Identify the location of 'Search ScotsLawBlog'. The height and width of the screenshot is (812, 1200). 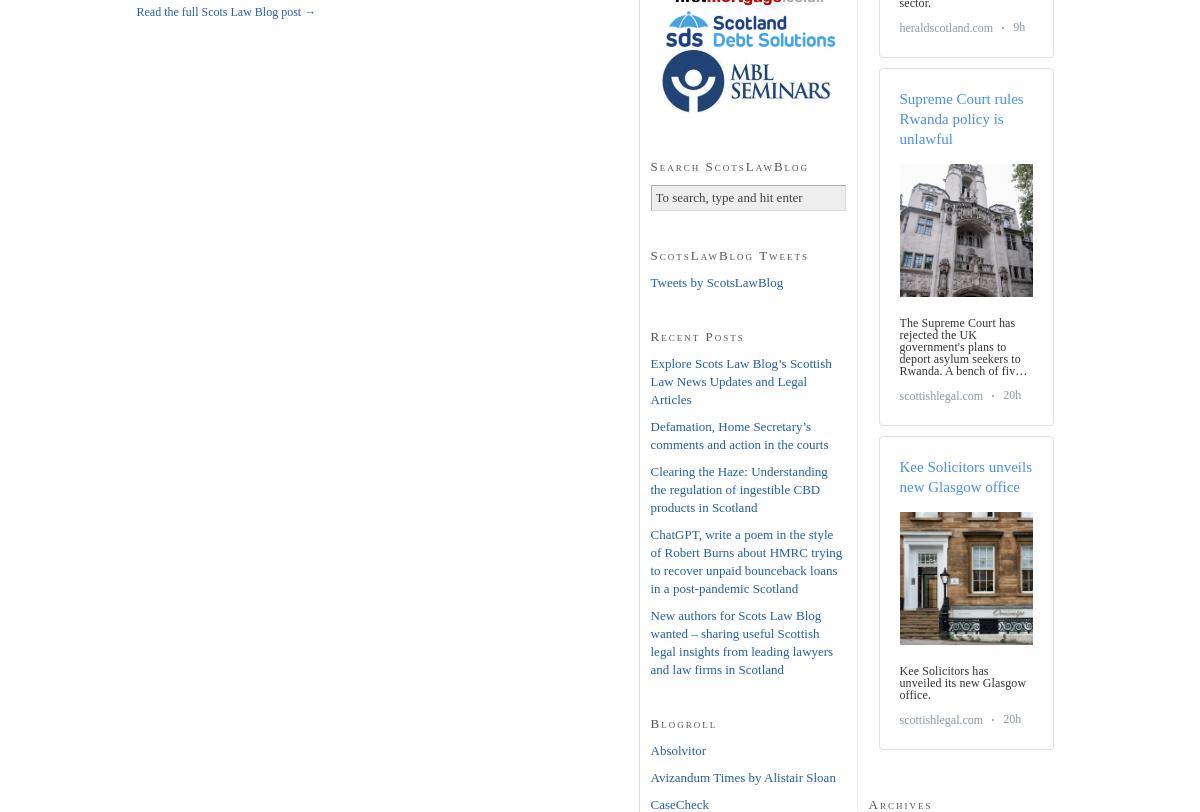
(729, 165).